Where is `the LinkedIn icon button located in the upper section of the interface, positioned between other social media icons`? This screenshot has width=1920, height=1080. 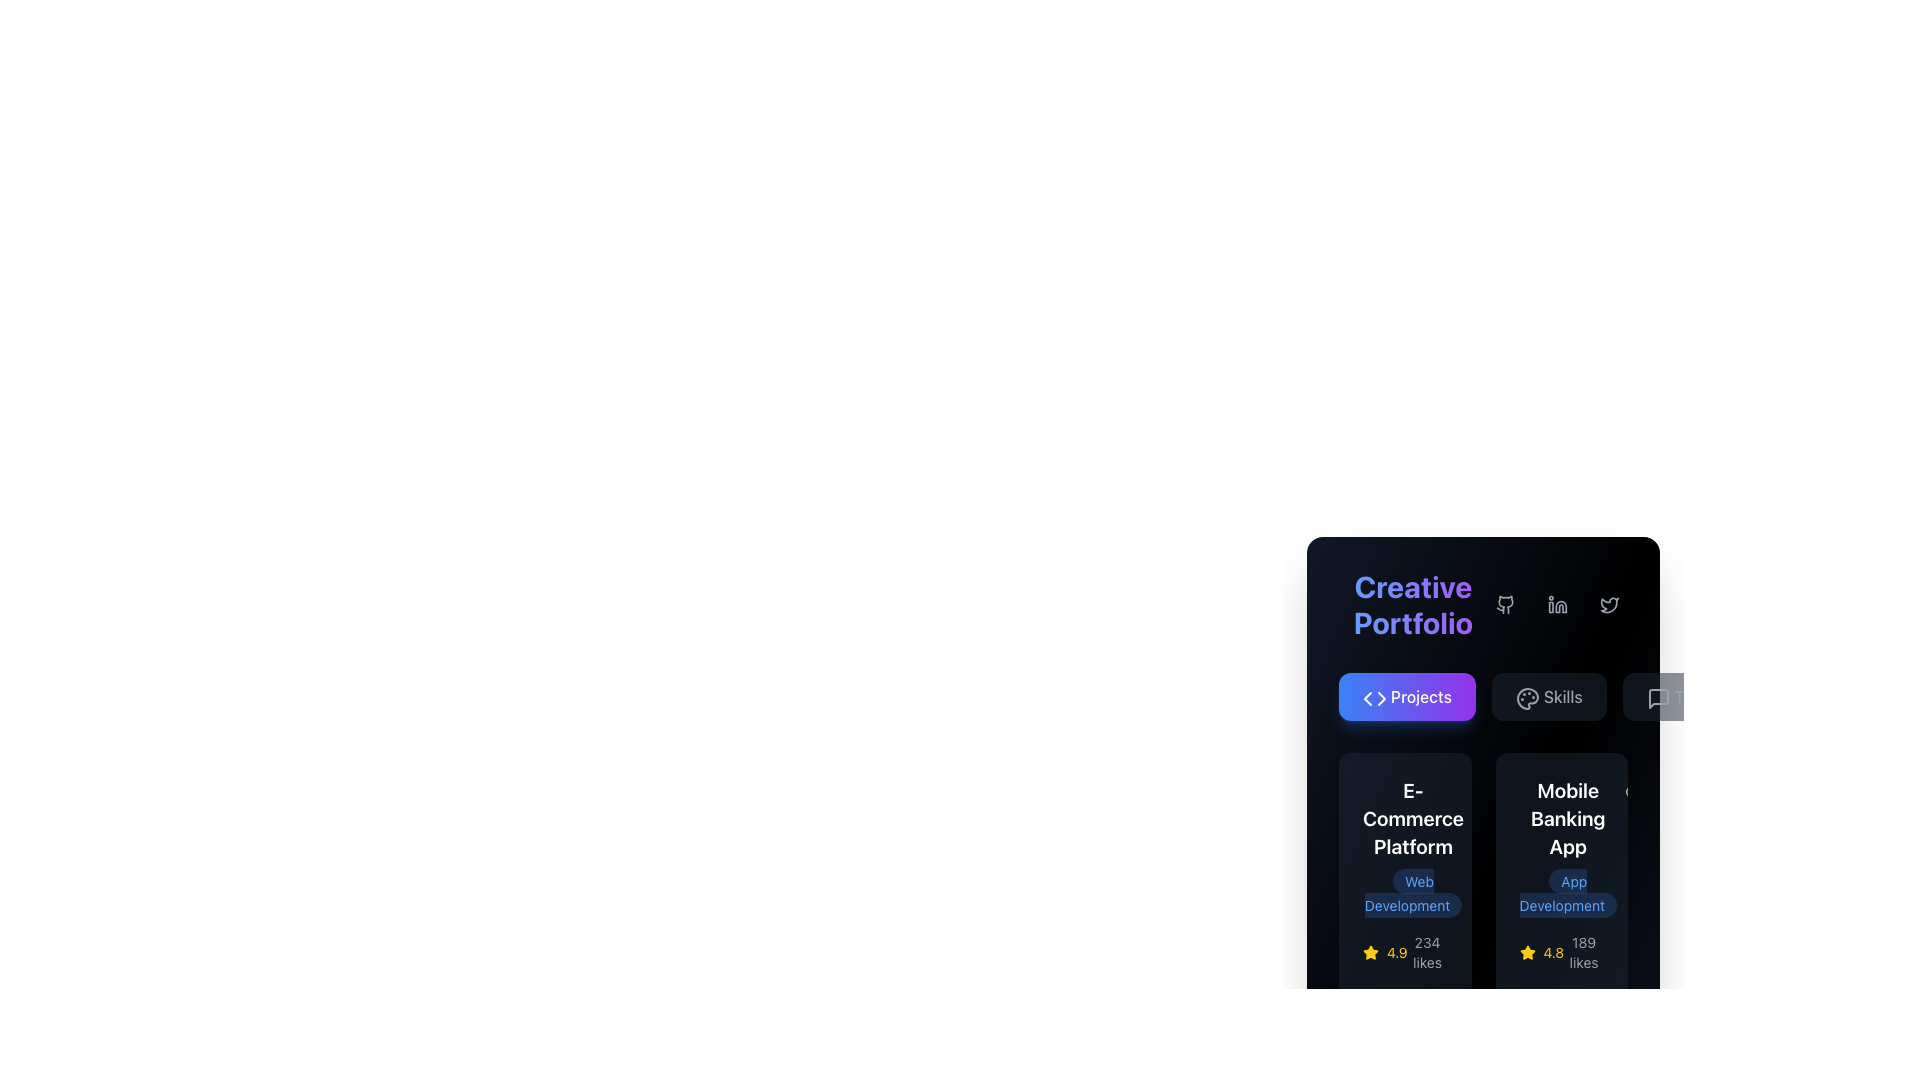
the LinkedIn icon button located in the upper section of the interface, positioned between other social media icons is located at coordinates (1557, 604).